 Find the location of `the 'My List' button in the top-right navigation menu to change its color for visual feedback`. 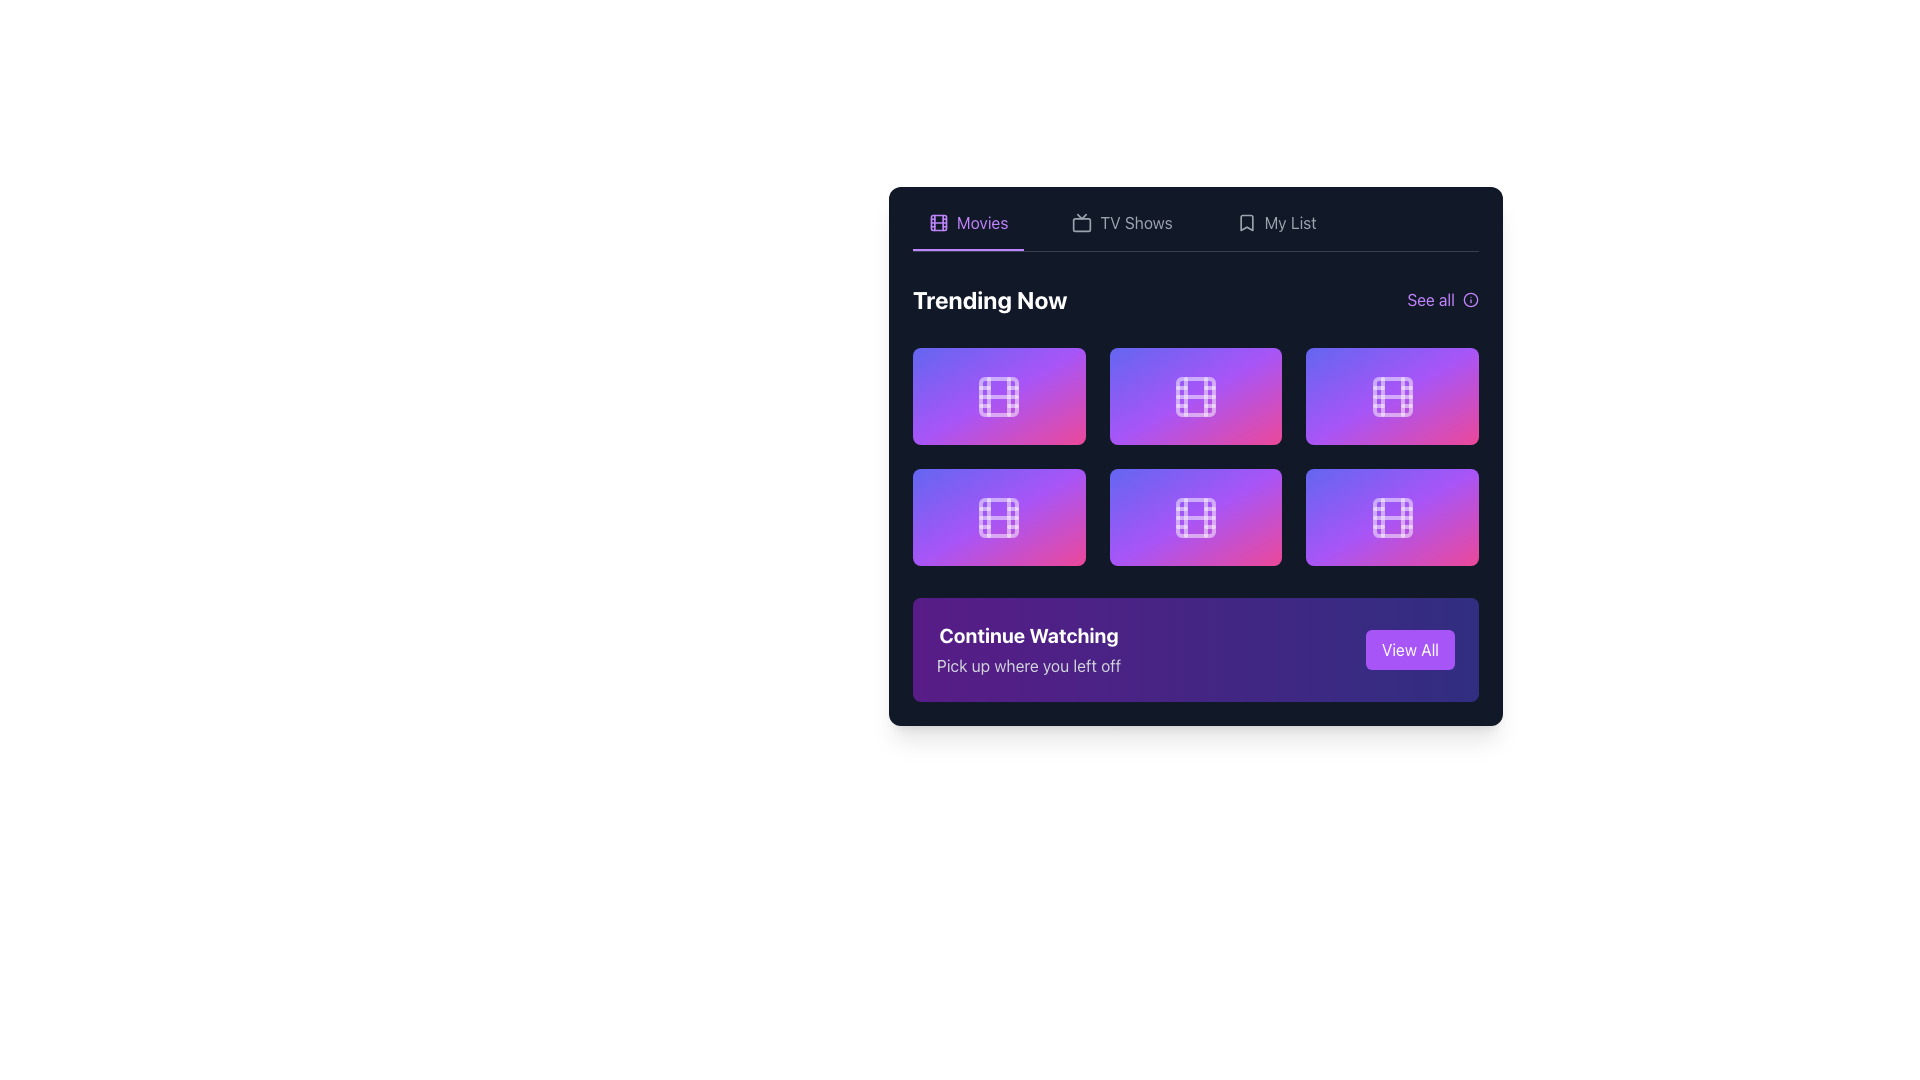

the 'My List' button in the top-right navigation menu to change its color for visual feedback is located at coordinates (1275, 230).